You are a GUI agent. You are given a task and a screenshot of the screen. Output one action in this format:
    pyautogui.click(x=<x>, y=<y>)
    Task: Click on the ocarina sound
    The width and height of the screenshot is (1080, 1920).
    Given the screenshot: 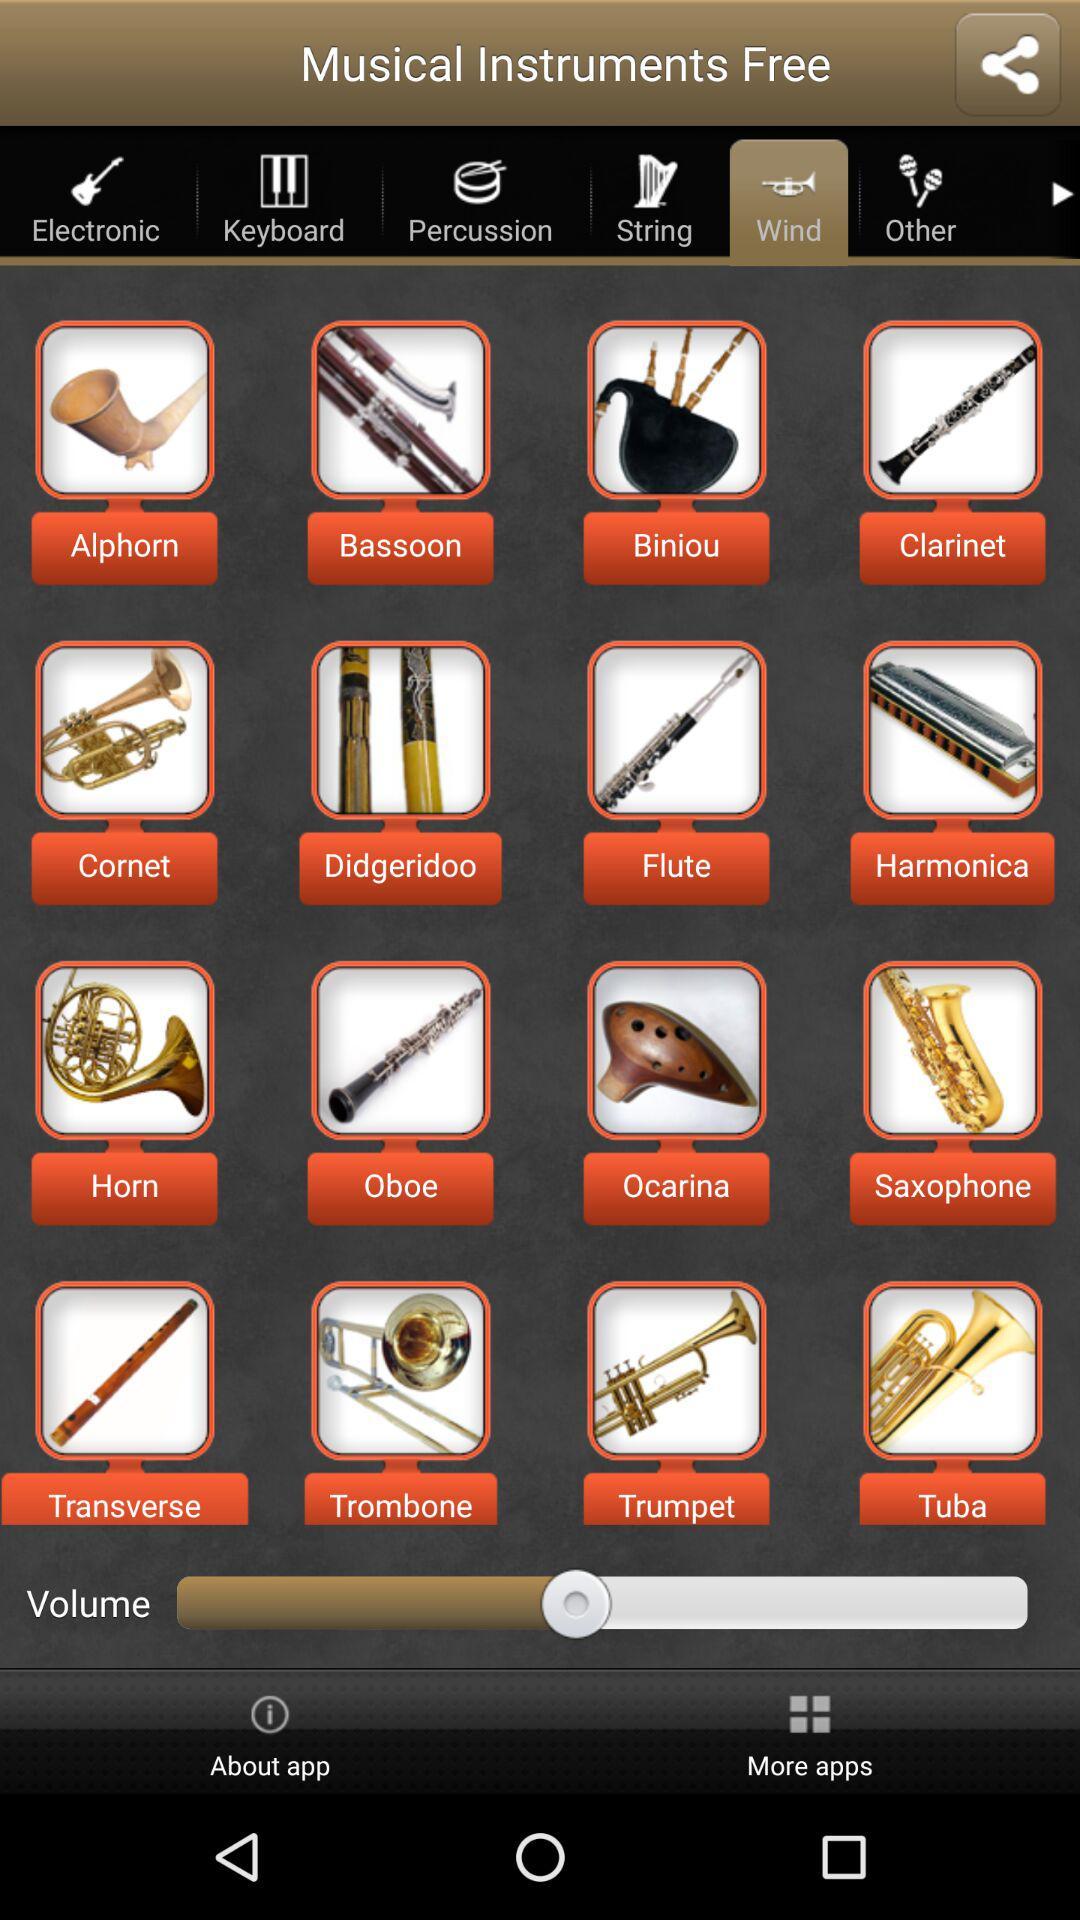 What is the action you would take?
    pyautogui.click(x=675, y=1049)
    